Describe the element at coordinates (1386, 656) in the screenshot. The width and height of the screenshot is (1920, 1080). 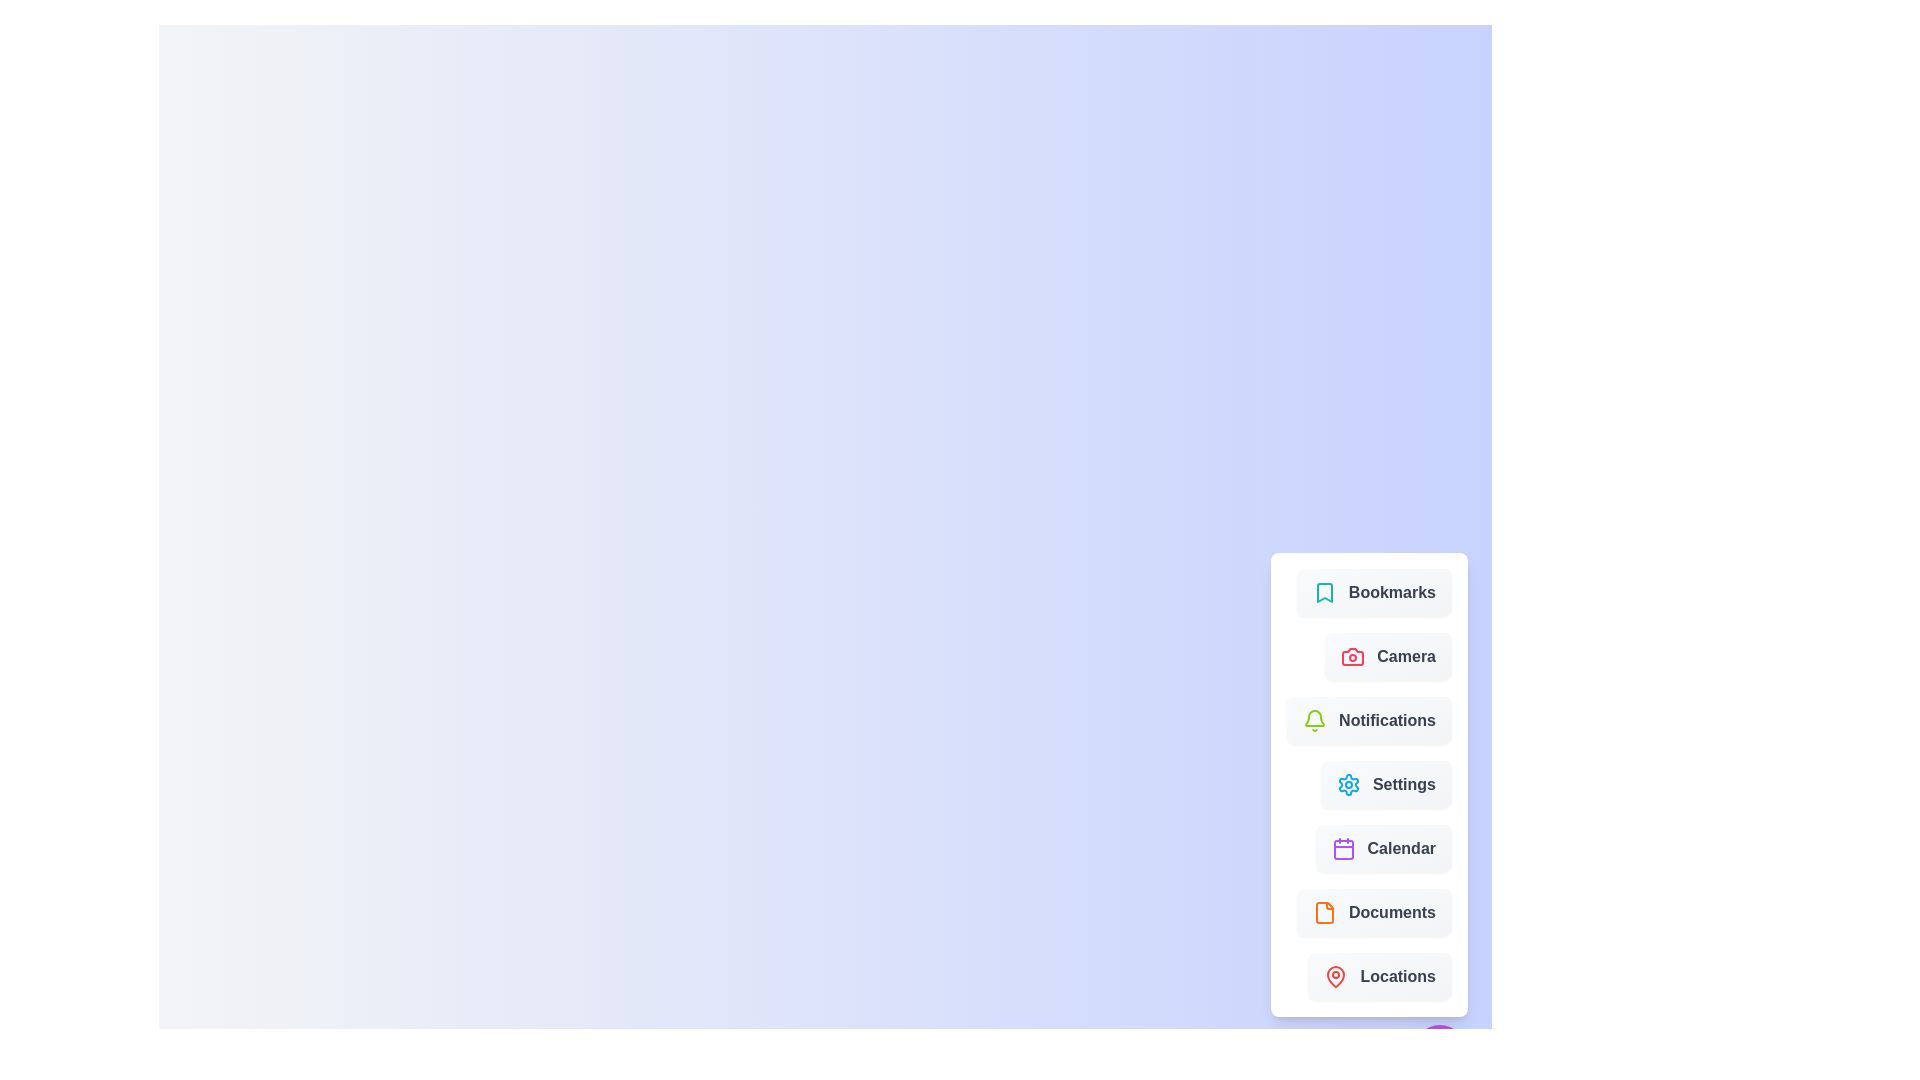
I see `the menu item labeled 'Camera' to see its visual feedback` at that location.